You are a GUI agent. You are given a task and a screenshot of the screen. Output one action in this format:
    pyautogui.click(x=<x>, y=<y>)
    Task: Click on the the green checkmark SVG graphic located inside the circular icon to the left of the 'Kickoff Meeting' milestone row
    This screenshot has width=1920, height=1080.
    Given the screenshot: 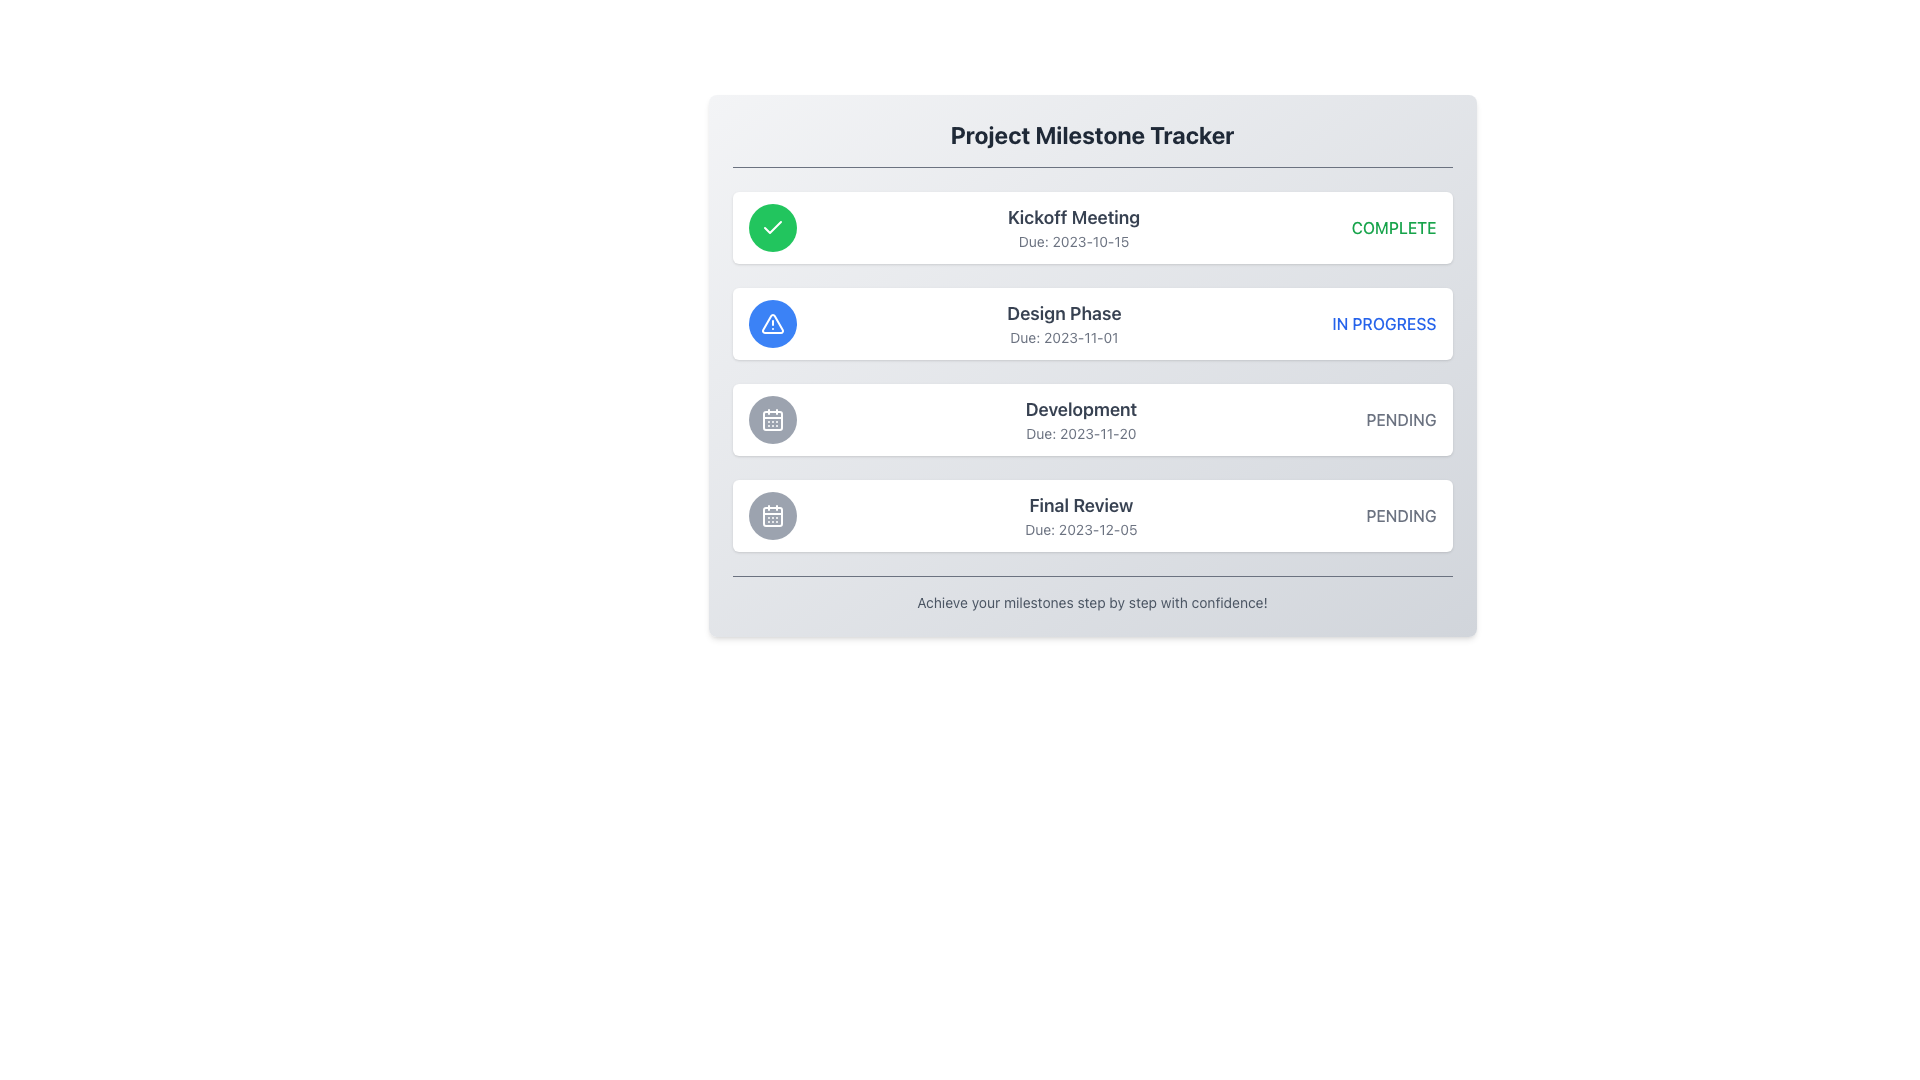 What is the action you would take?
    pyautogui.click(x=771, y=226)
    